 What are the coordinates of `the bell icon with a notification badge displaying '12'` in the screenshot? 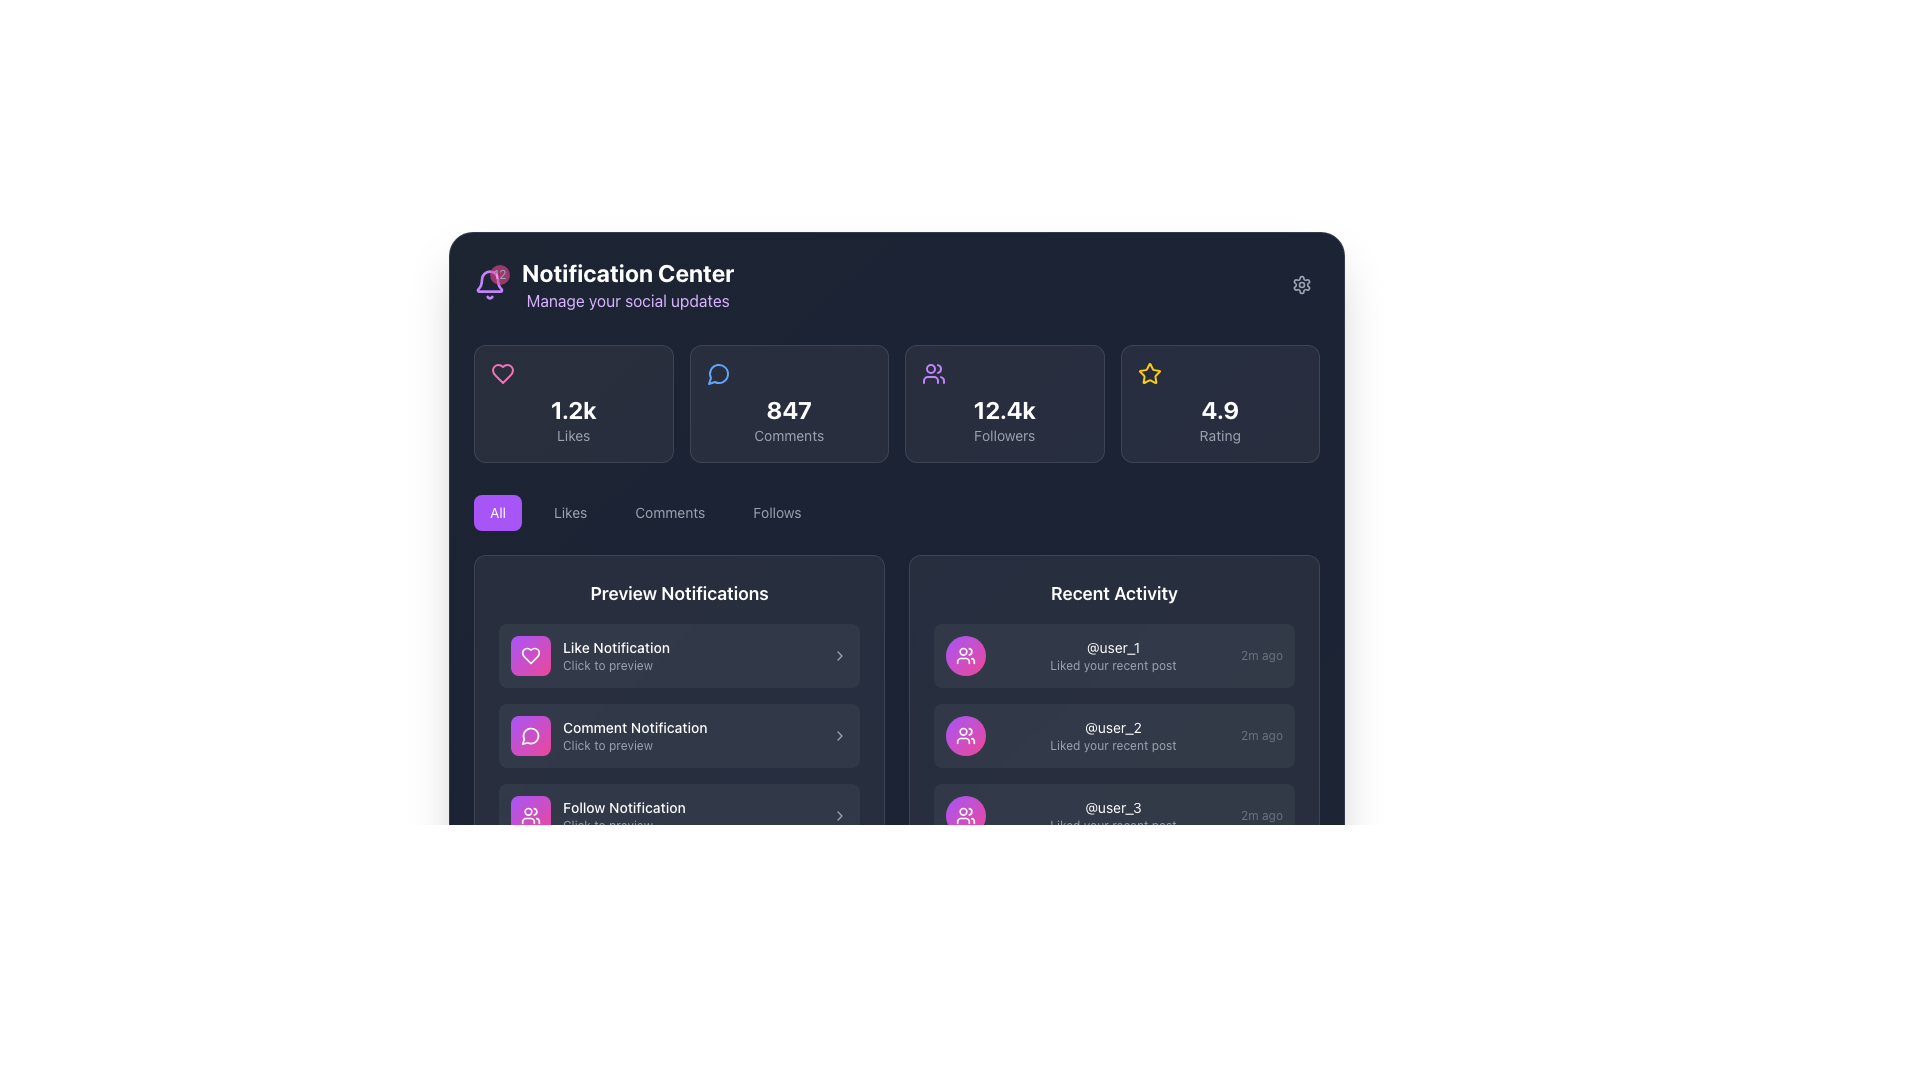 It's located at (489, 285).